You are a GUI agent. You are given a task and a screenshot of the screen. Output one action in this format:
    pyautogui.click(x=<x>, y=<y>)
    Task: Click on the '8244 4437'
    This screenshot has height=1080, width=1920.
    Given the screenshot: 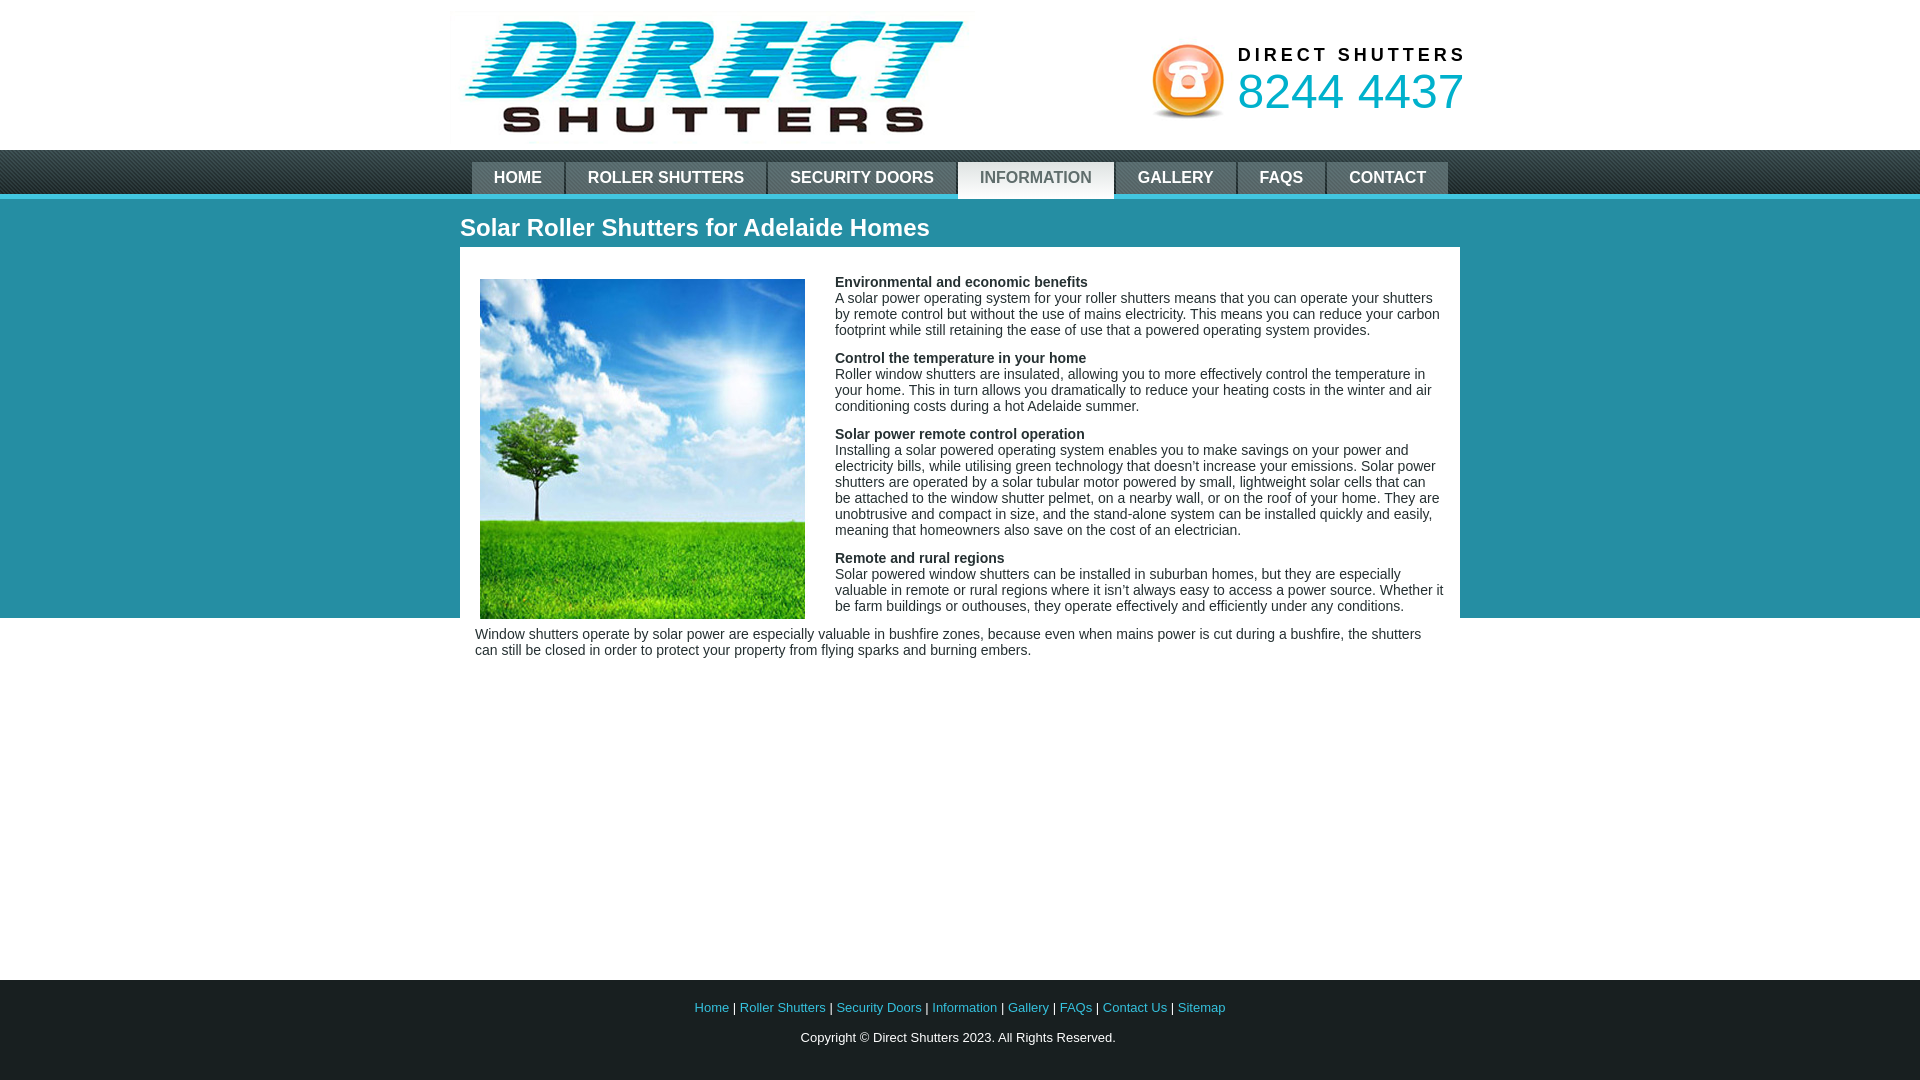 What is the action you would take?
    pyautogui.click(x=1237, y=91)
    